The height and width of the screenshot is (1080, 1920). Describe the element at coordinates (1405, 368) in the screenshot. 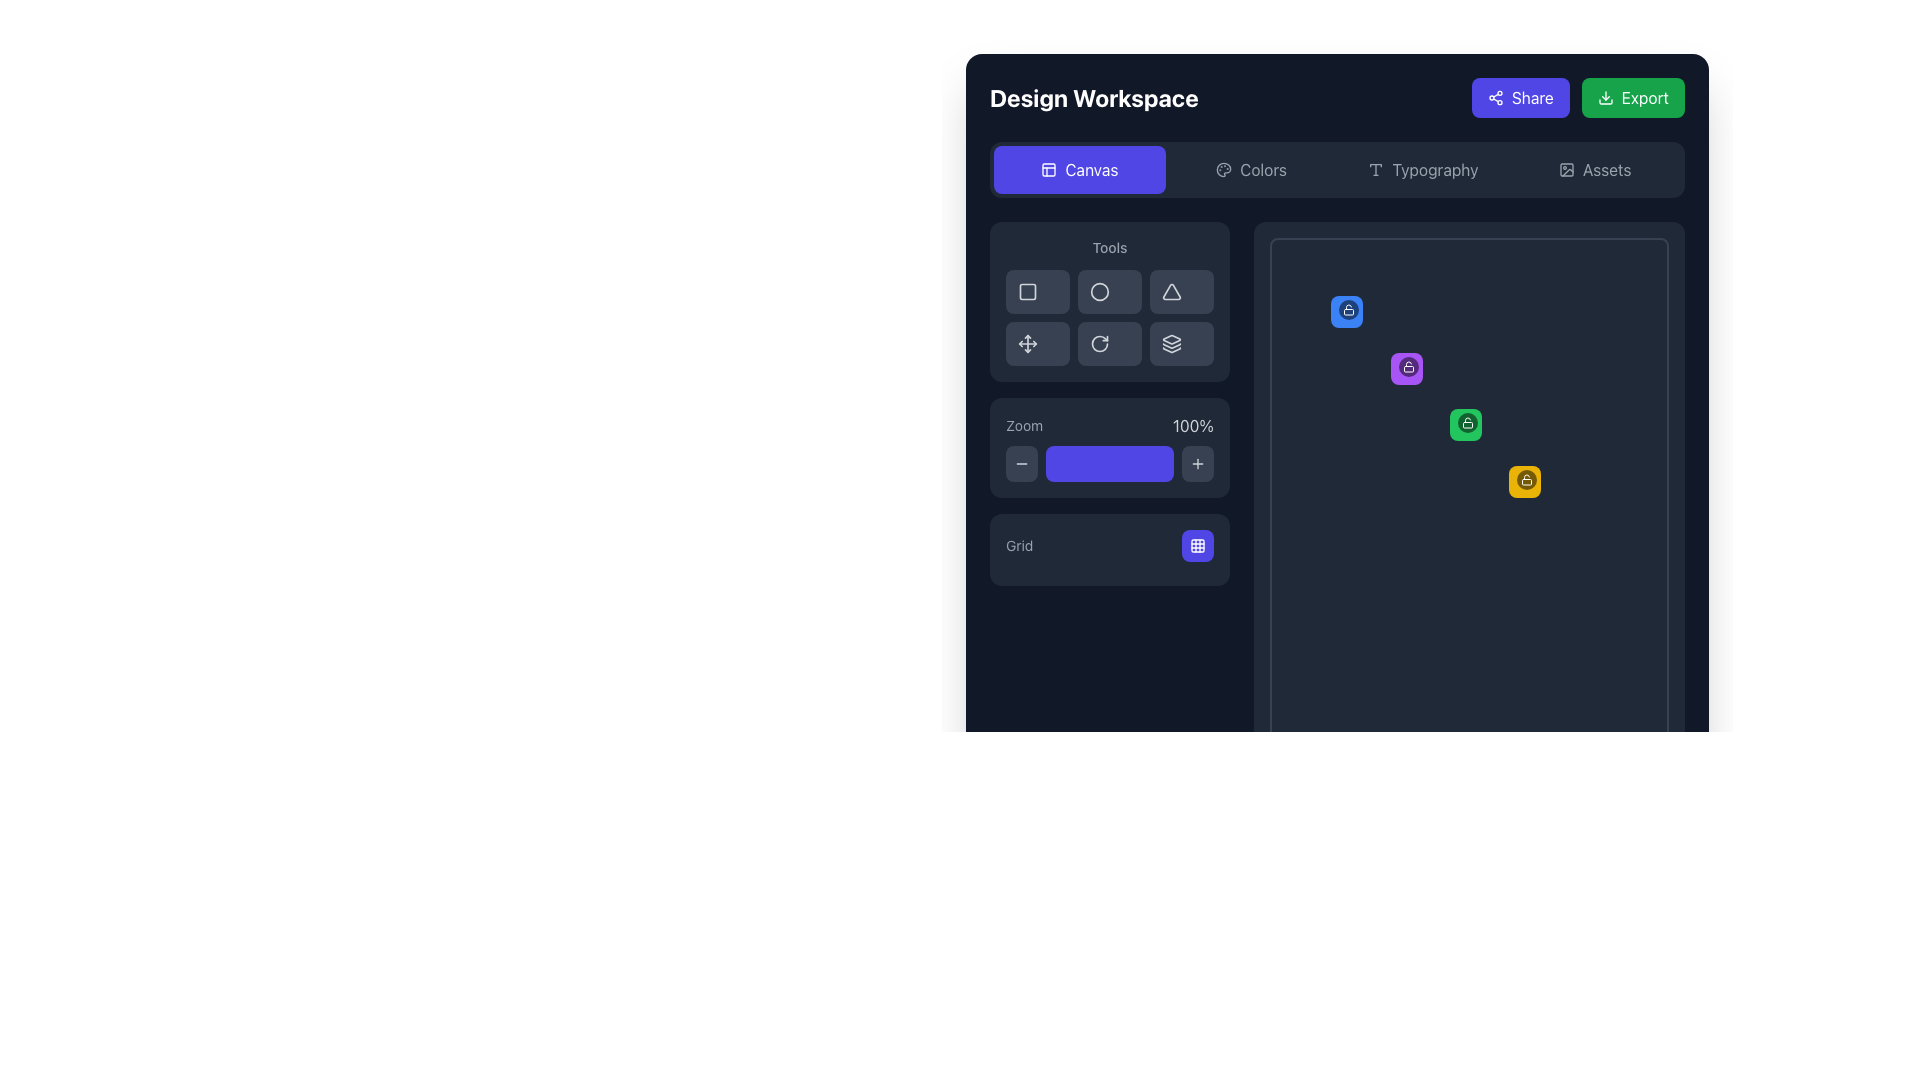

I see `the purple square Icon Button with a lock icon in the center, which is the second element in a vertical list of similar elements` at that location.